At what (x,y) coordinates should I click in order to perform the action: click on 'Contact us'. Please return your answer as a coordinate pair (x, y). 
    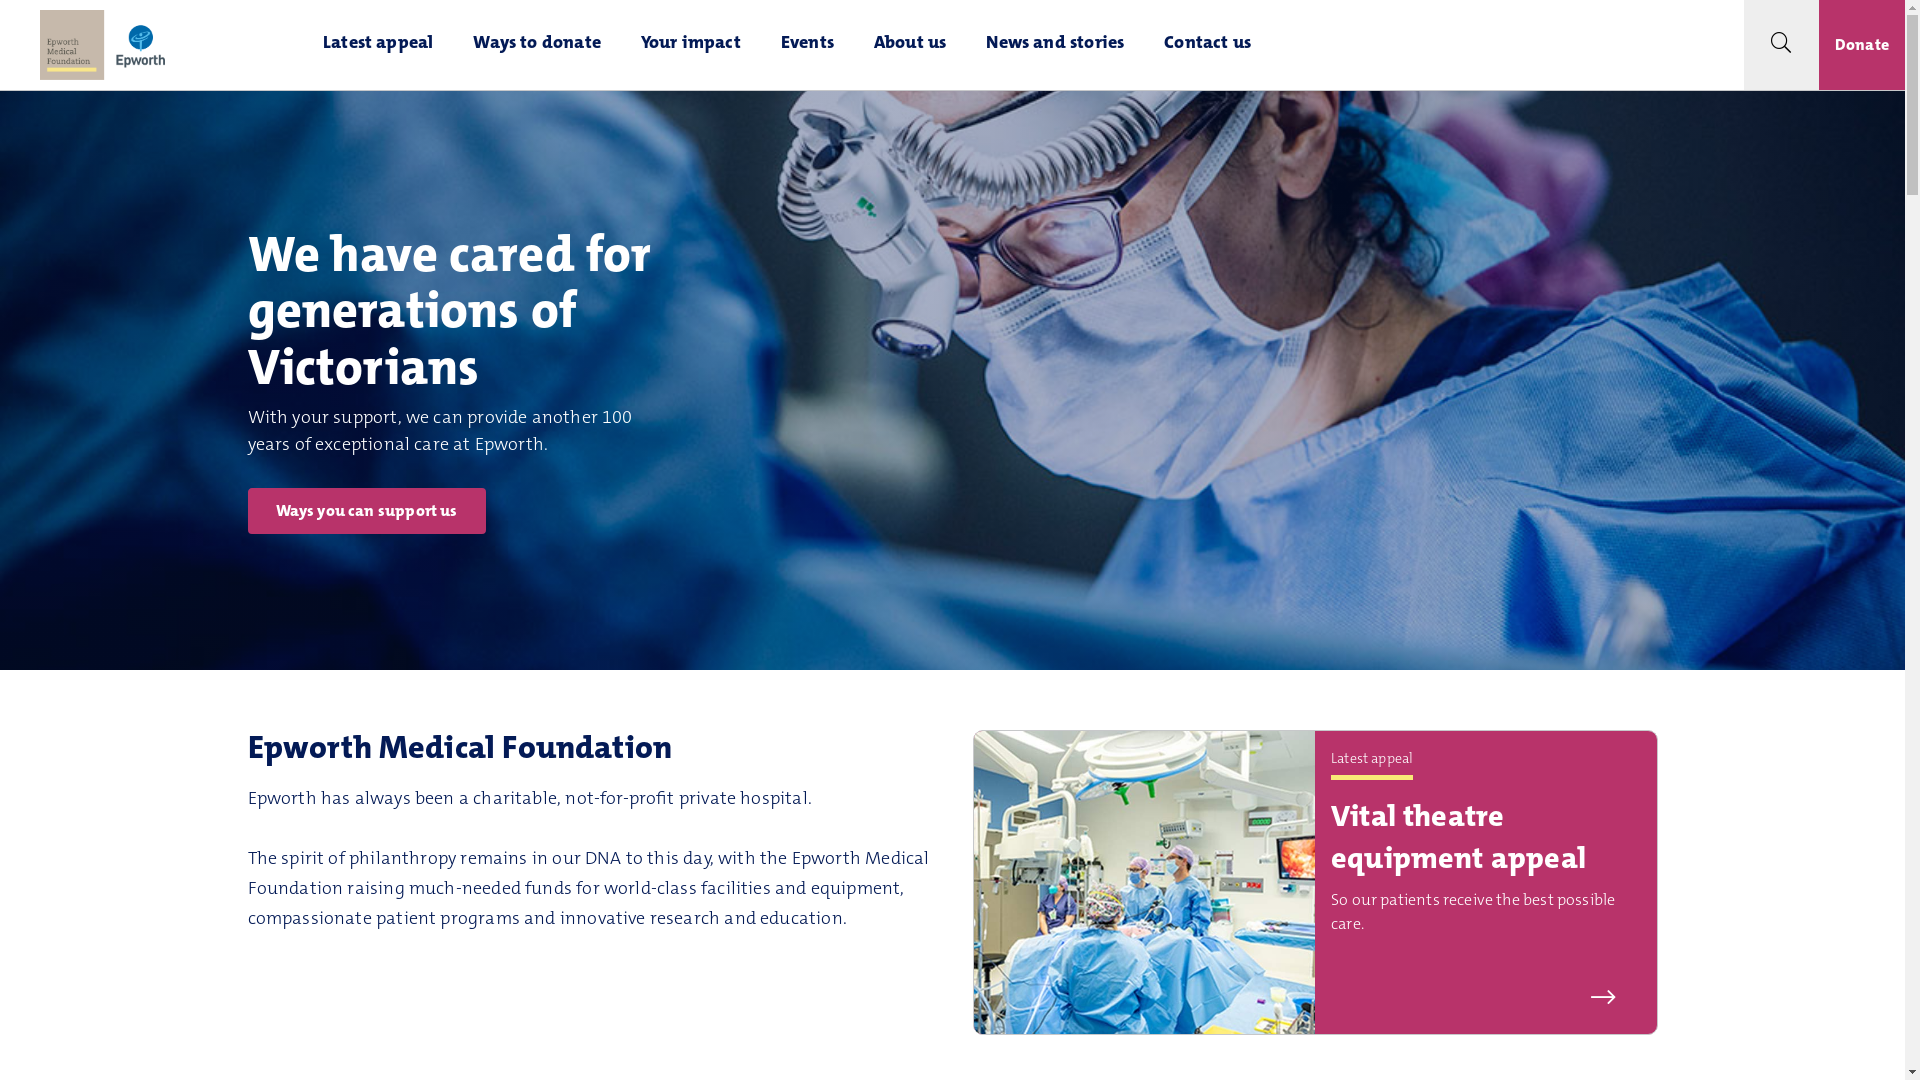
    Looking at the image, I should click on (1206, 45).